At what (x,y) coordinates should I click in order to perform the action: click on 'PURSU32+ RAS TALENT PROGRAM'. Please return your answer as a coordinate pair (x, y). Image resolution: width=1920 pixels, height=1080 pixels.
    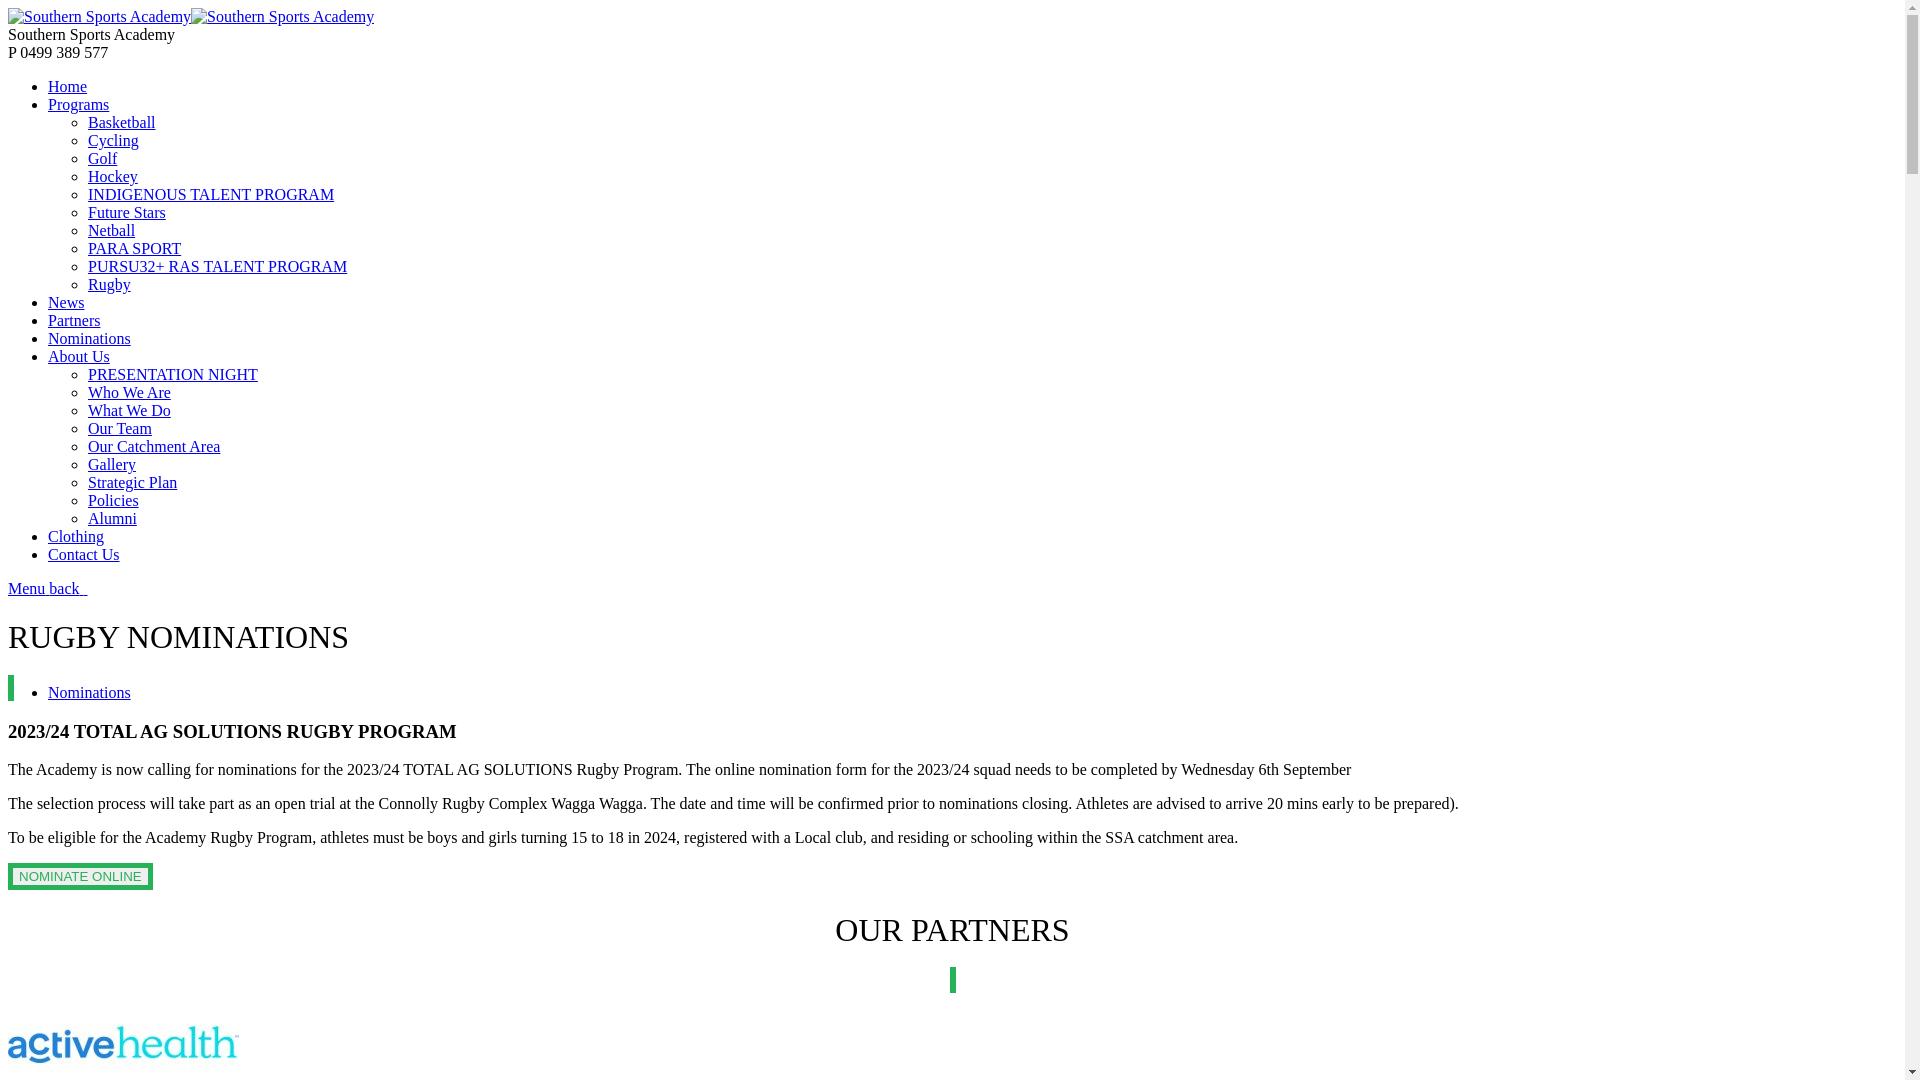
    Looking at the image, I should click on (217, 265).